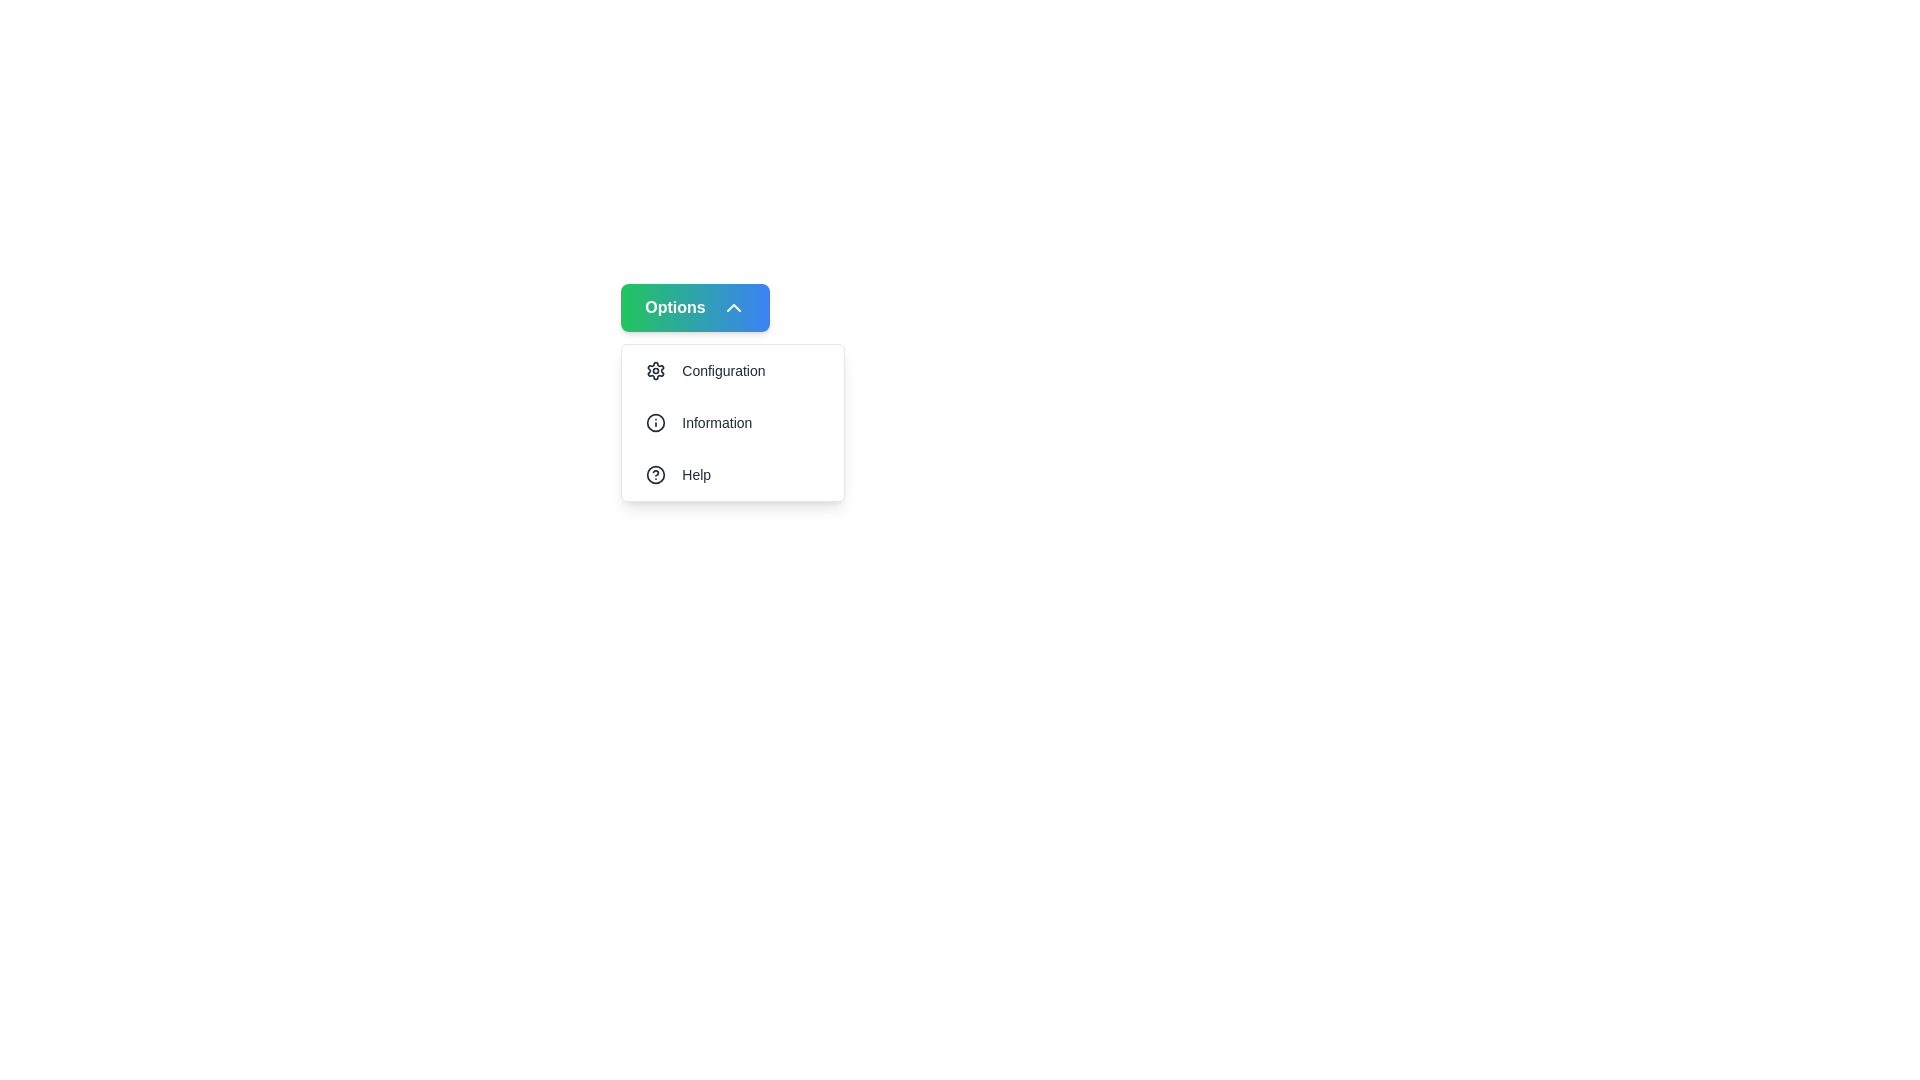  What do you see at coordinates (722, 370) in the screenshot?
I see `text label displaying 'Configuration' located in the menu under the 'Options' dropdown, positioned to the right of the gear icon` at bounding box center [722, 370].